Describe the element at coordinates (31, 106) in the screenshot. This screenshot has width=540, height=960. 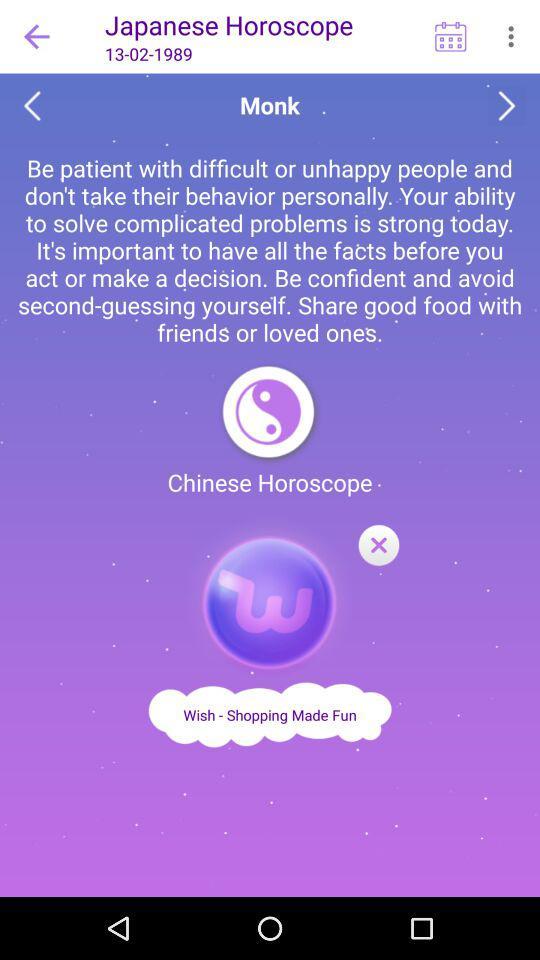
I see `the arrow_backward icon` at that location.